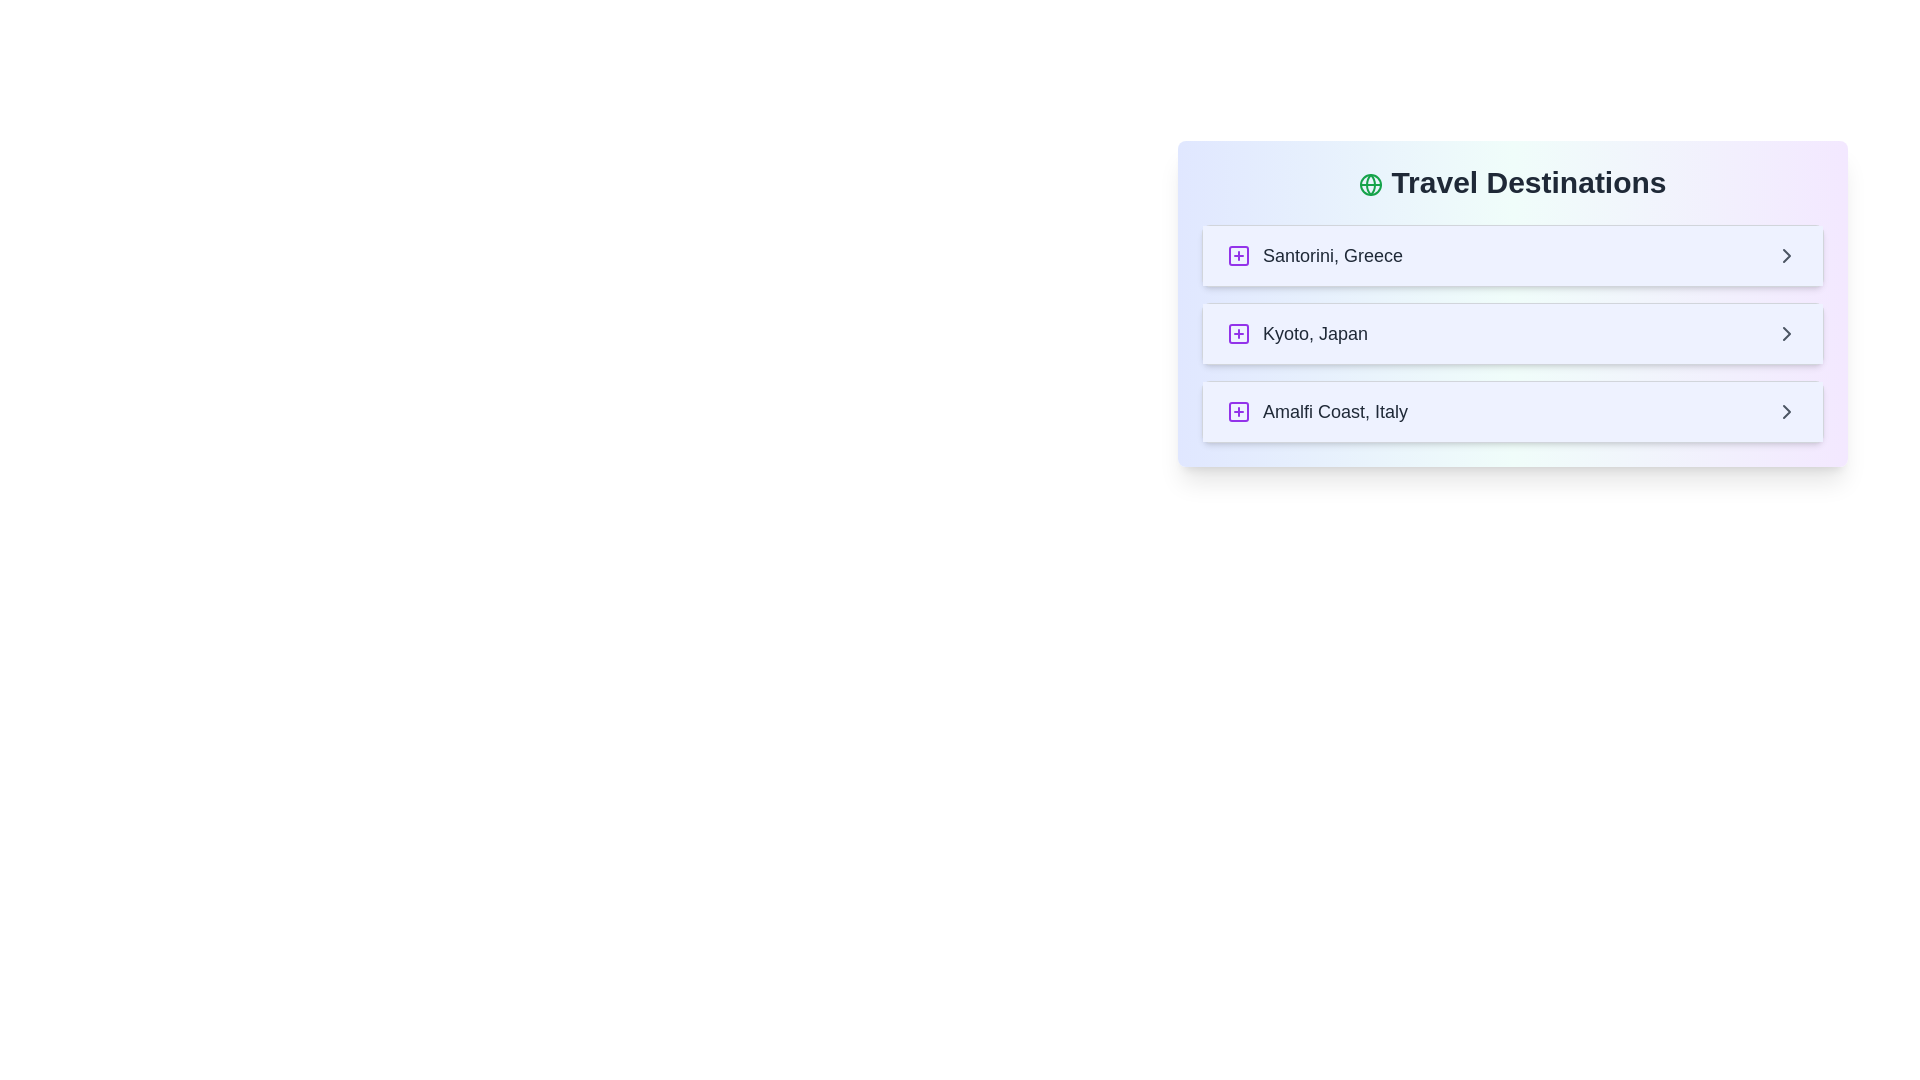 The width and height of the screenshot is (1920, 1080). I want to click on the action button located to the left of the text 'Kyoto, Japan' on the second row of the travel destinations list, so click(1237, 333).